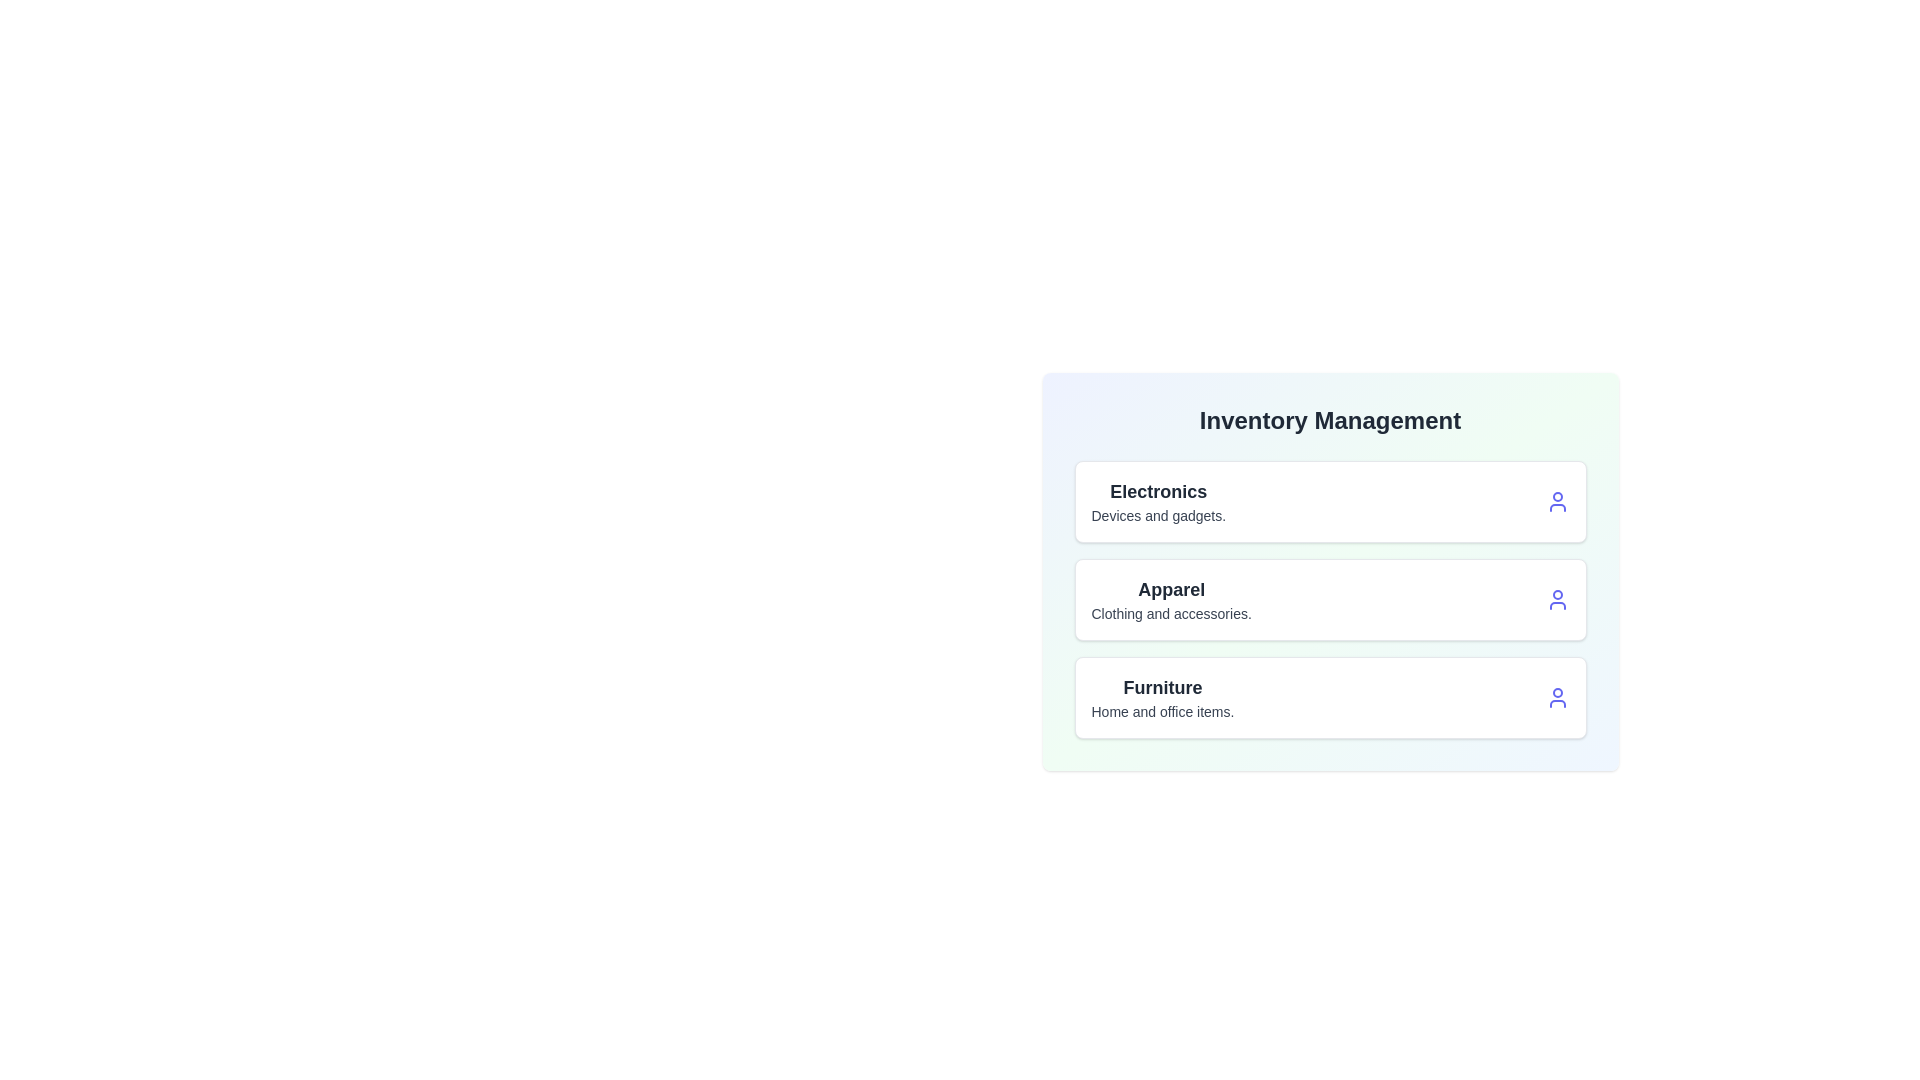 Image resolution: width=1920 pixels, height=1080 pixels. Describe the element at coordinates (1158, 515) in the screenshot. I see `the description text of the category Electronics` at that location.